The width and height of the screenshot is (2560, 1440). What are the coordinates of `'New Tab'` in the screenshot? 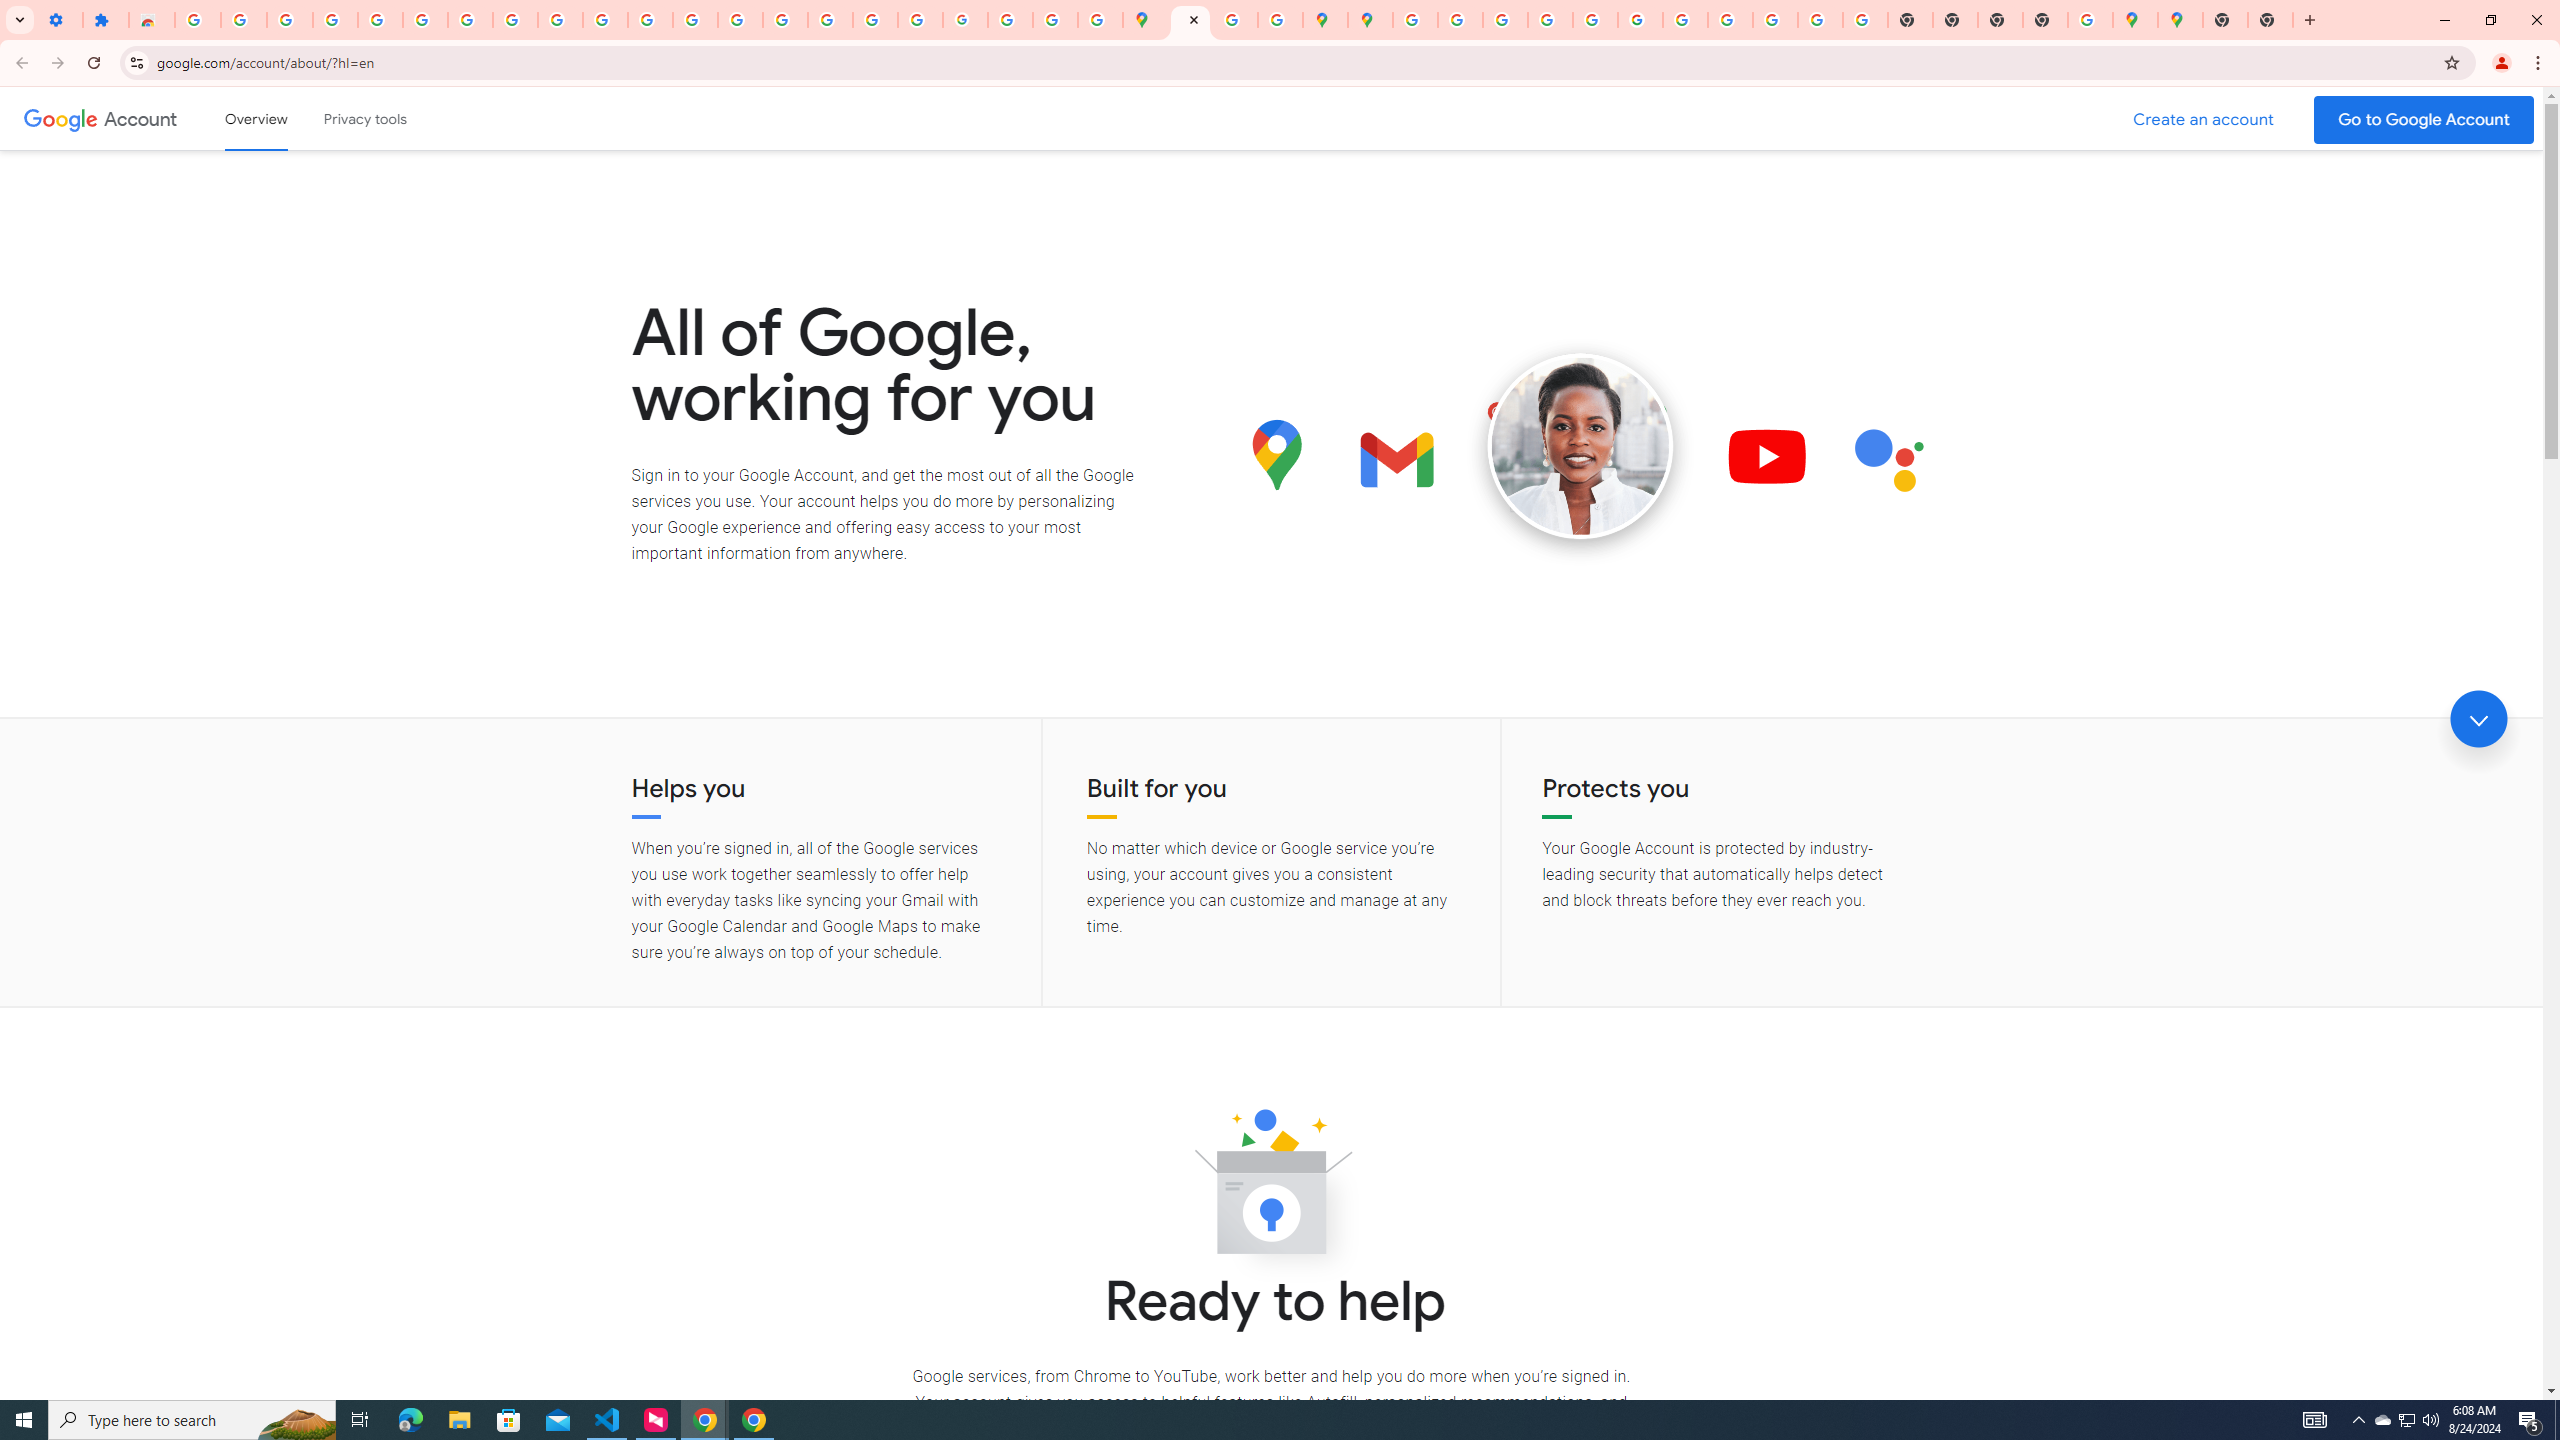 It's located at (2225, 19).